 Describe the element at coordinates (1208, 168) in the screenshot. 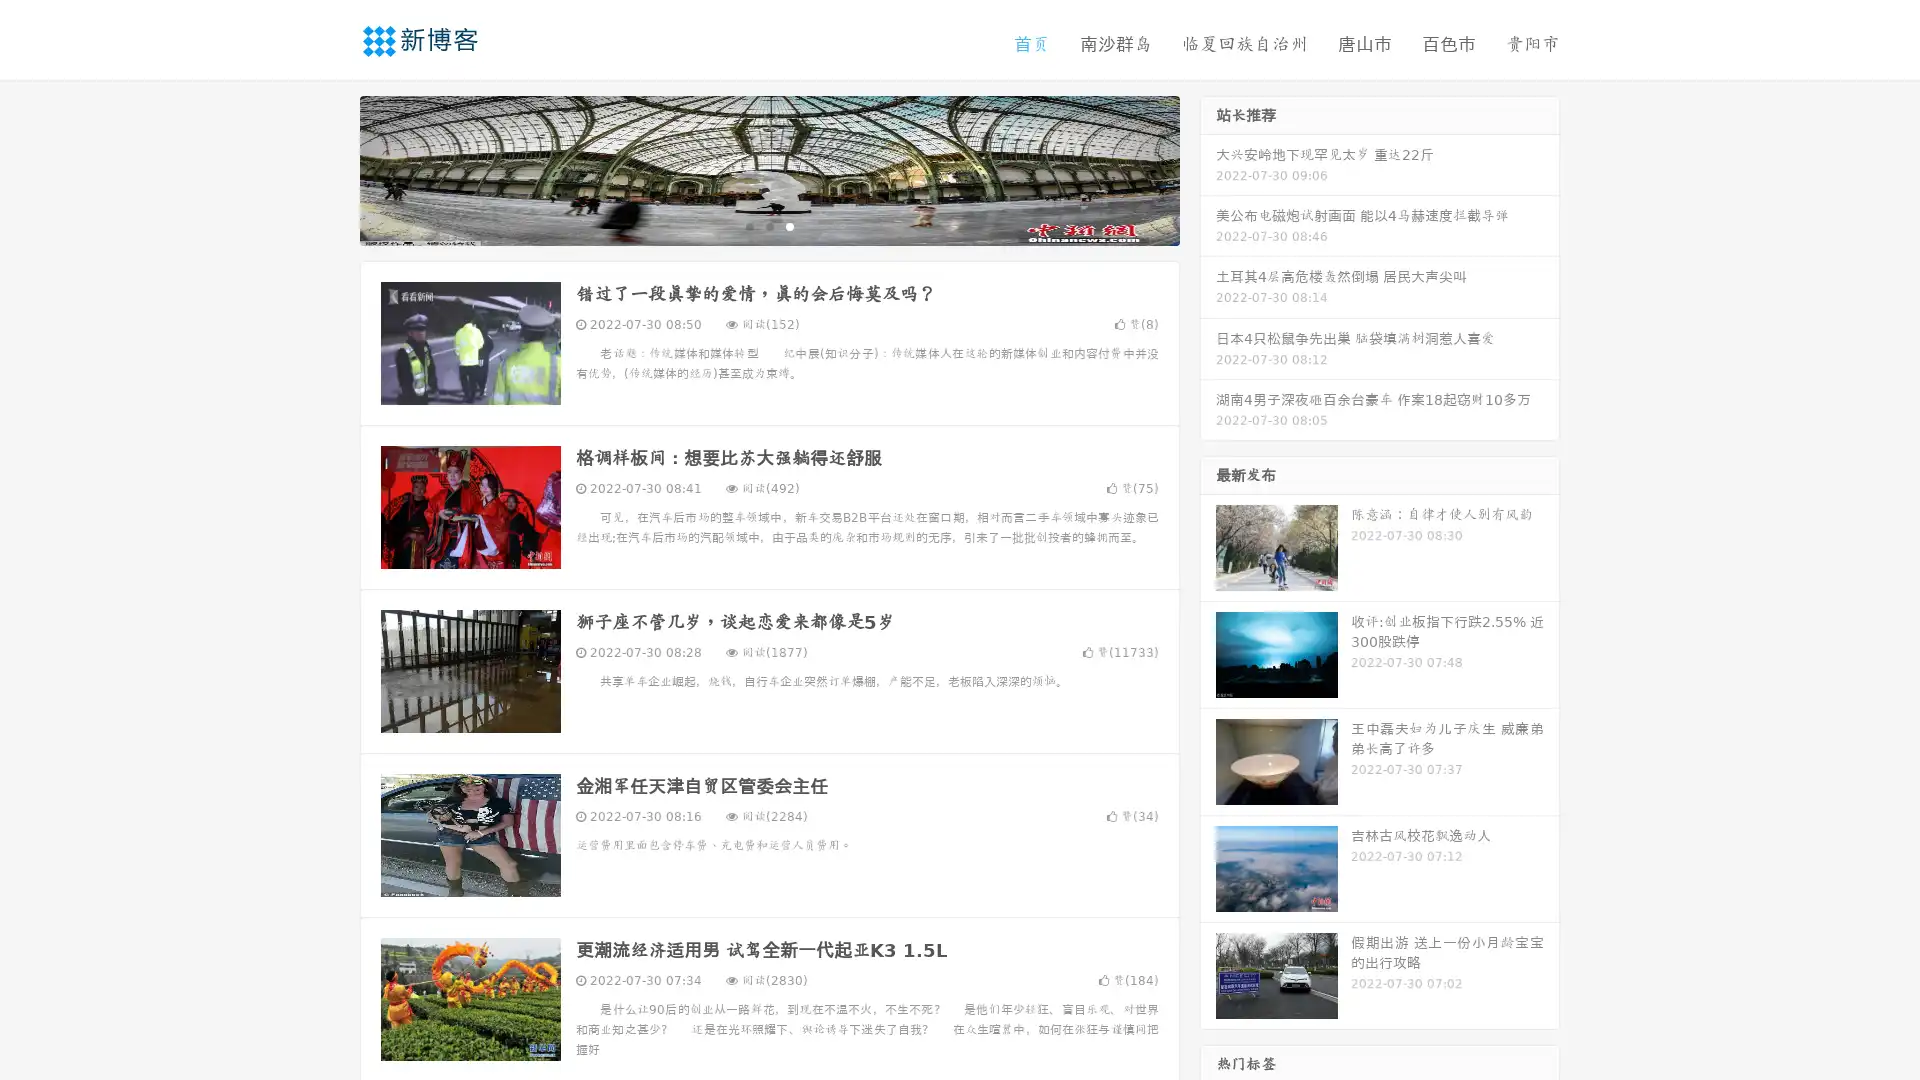

I see `Next slide` at that location.